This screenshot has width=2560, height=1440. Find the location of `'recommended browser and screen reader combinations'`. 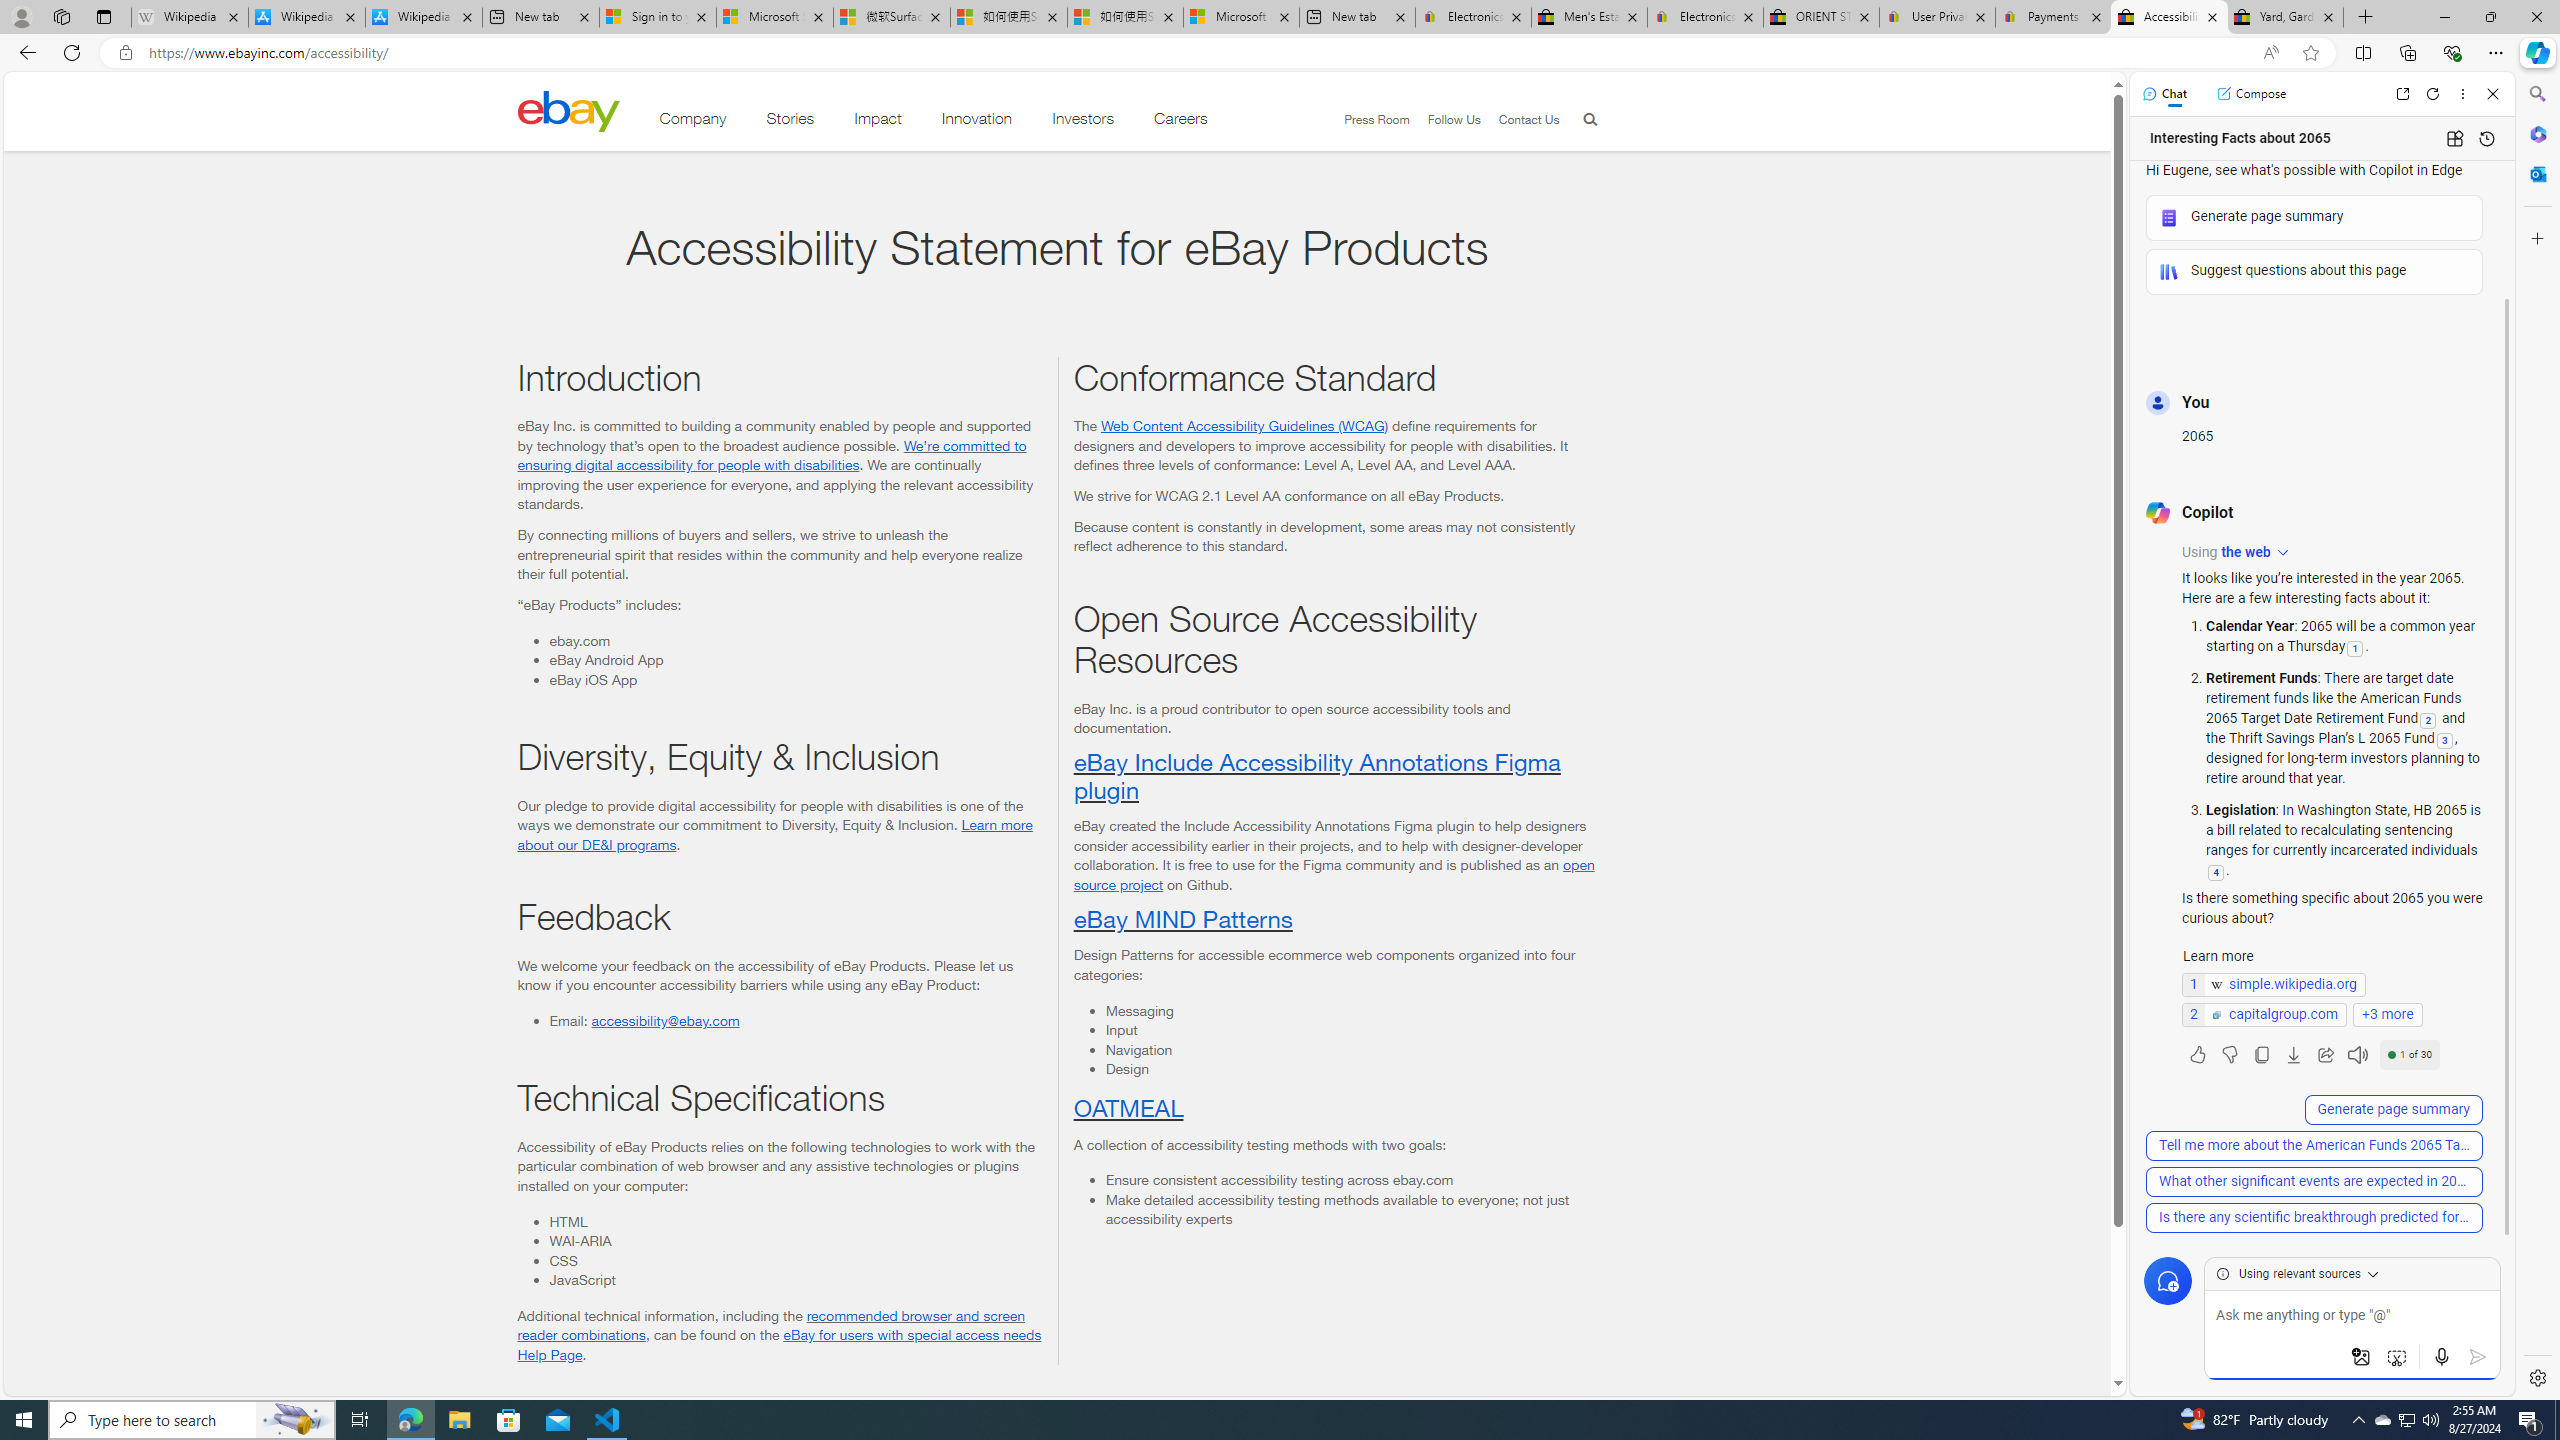

'recommended browser and screen reader combinations' is located at coordinates (770, 1324).